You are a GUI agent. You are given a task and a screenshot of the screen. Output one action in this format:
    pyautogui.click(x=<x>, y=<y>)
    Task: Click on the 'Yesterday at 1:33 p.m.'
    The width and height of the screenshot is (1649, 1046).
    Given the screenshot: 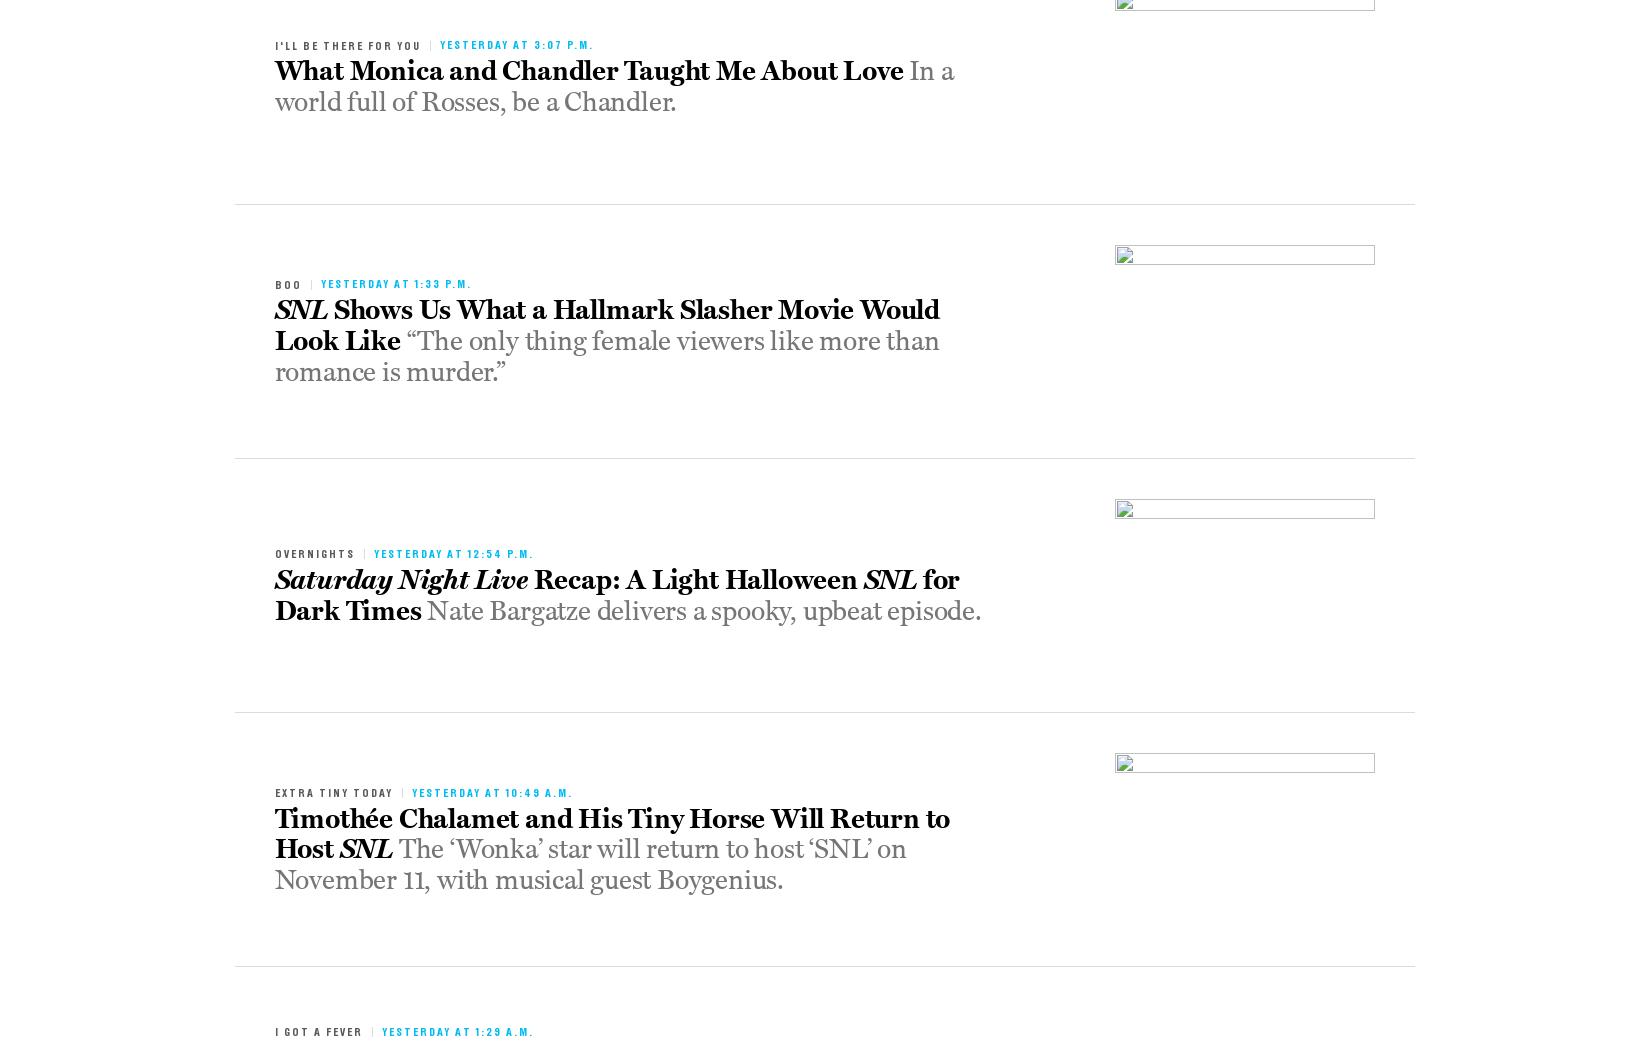 What is the action you would take?
    pyautogui.click(x=394, y=283)
    